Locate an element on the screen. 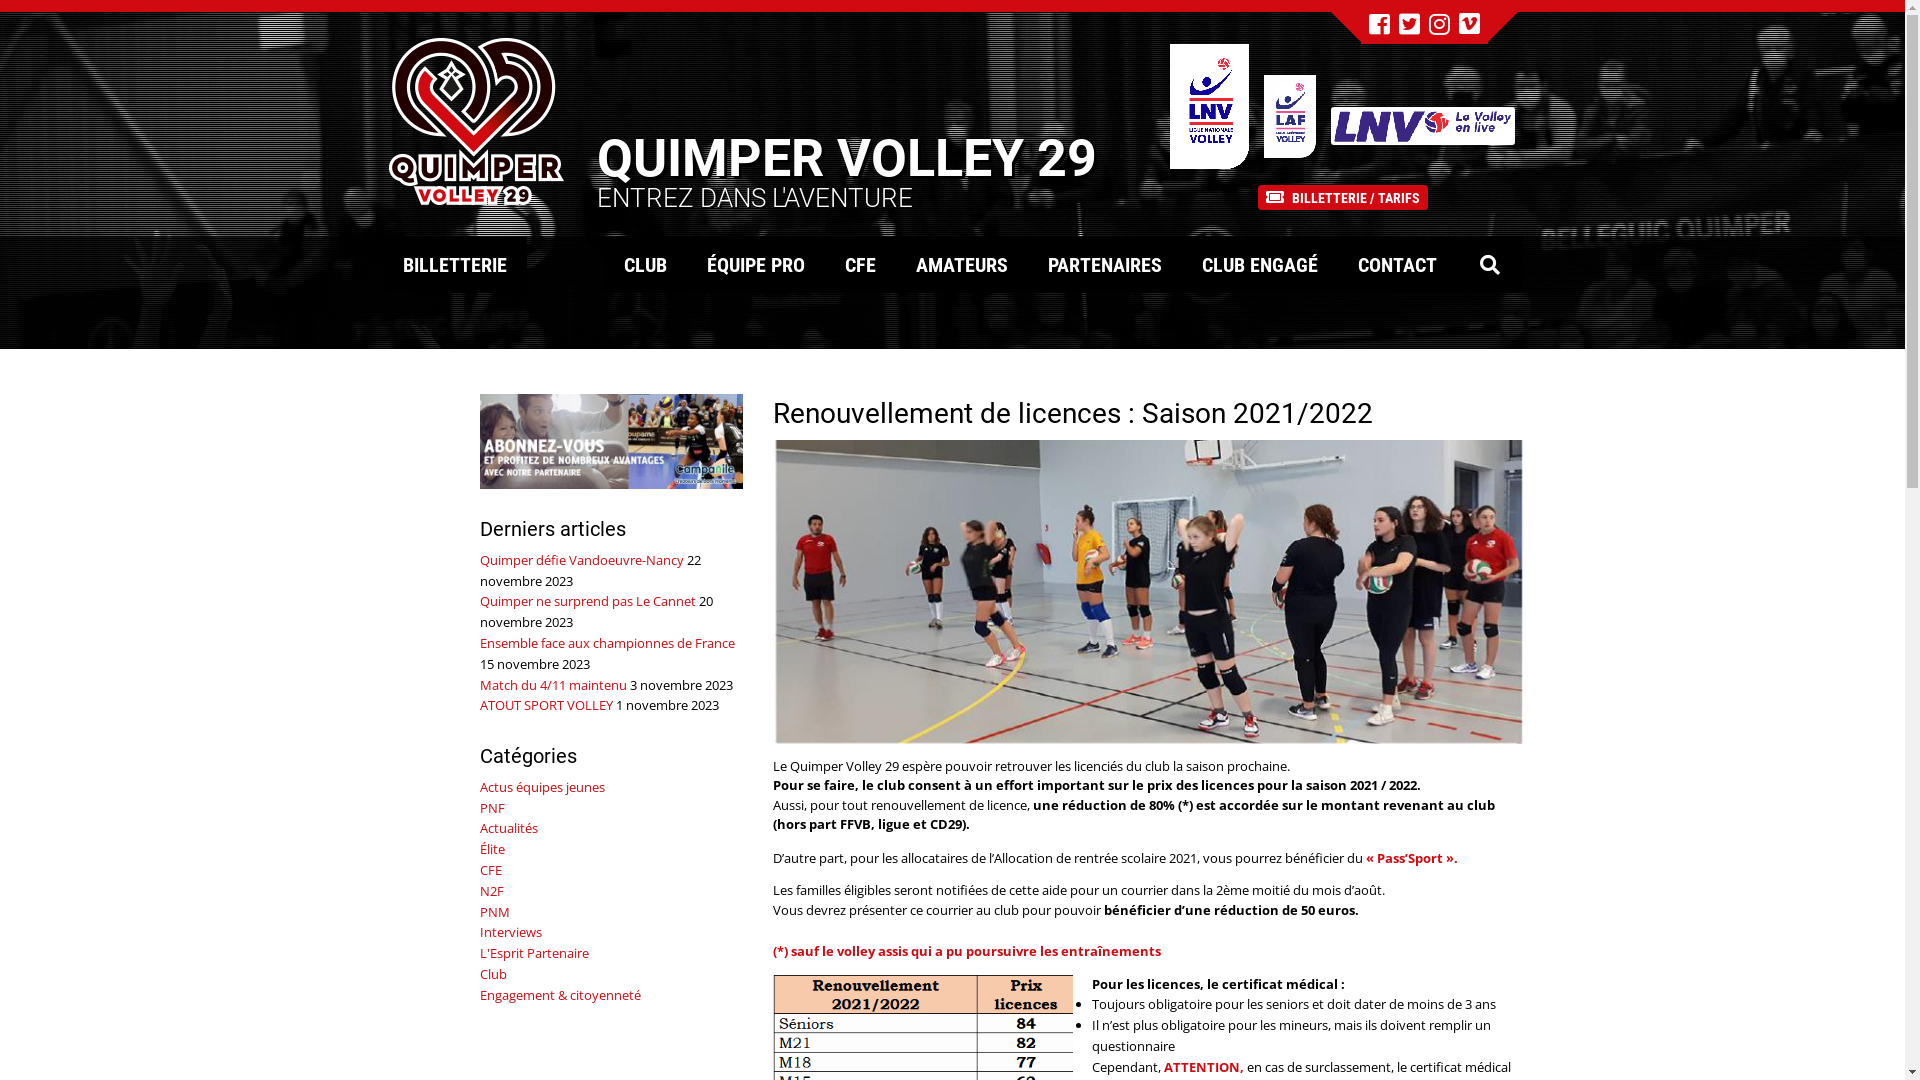 This screenshot has width=1920, height=1080. 'Interviews' is located at coordinates (510, 932).